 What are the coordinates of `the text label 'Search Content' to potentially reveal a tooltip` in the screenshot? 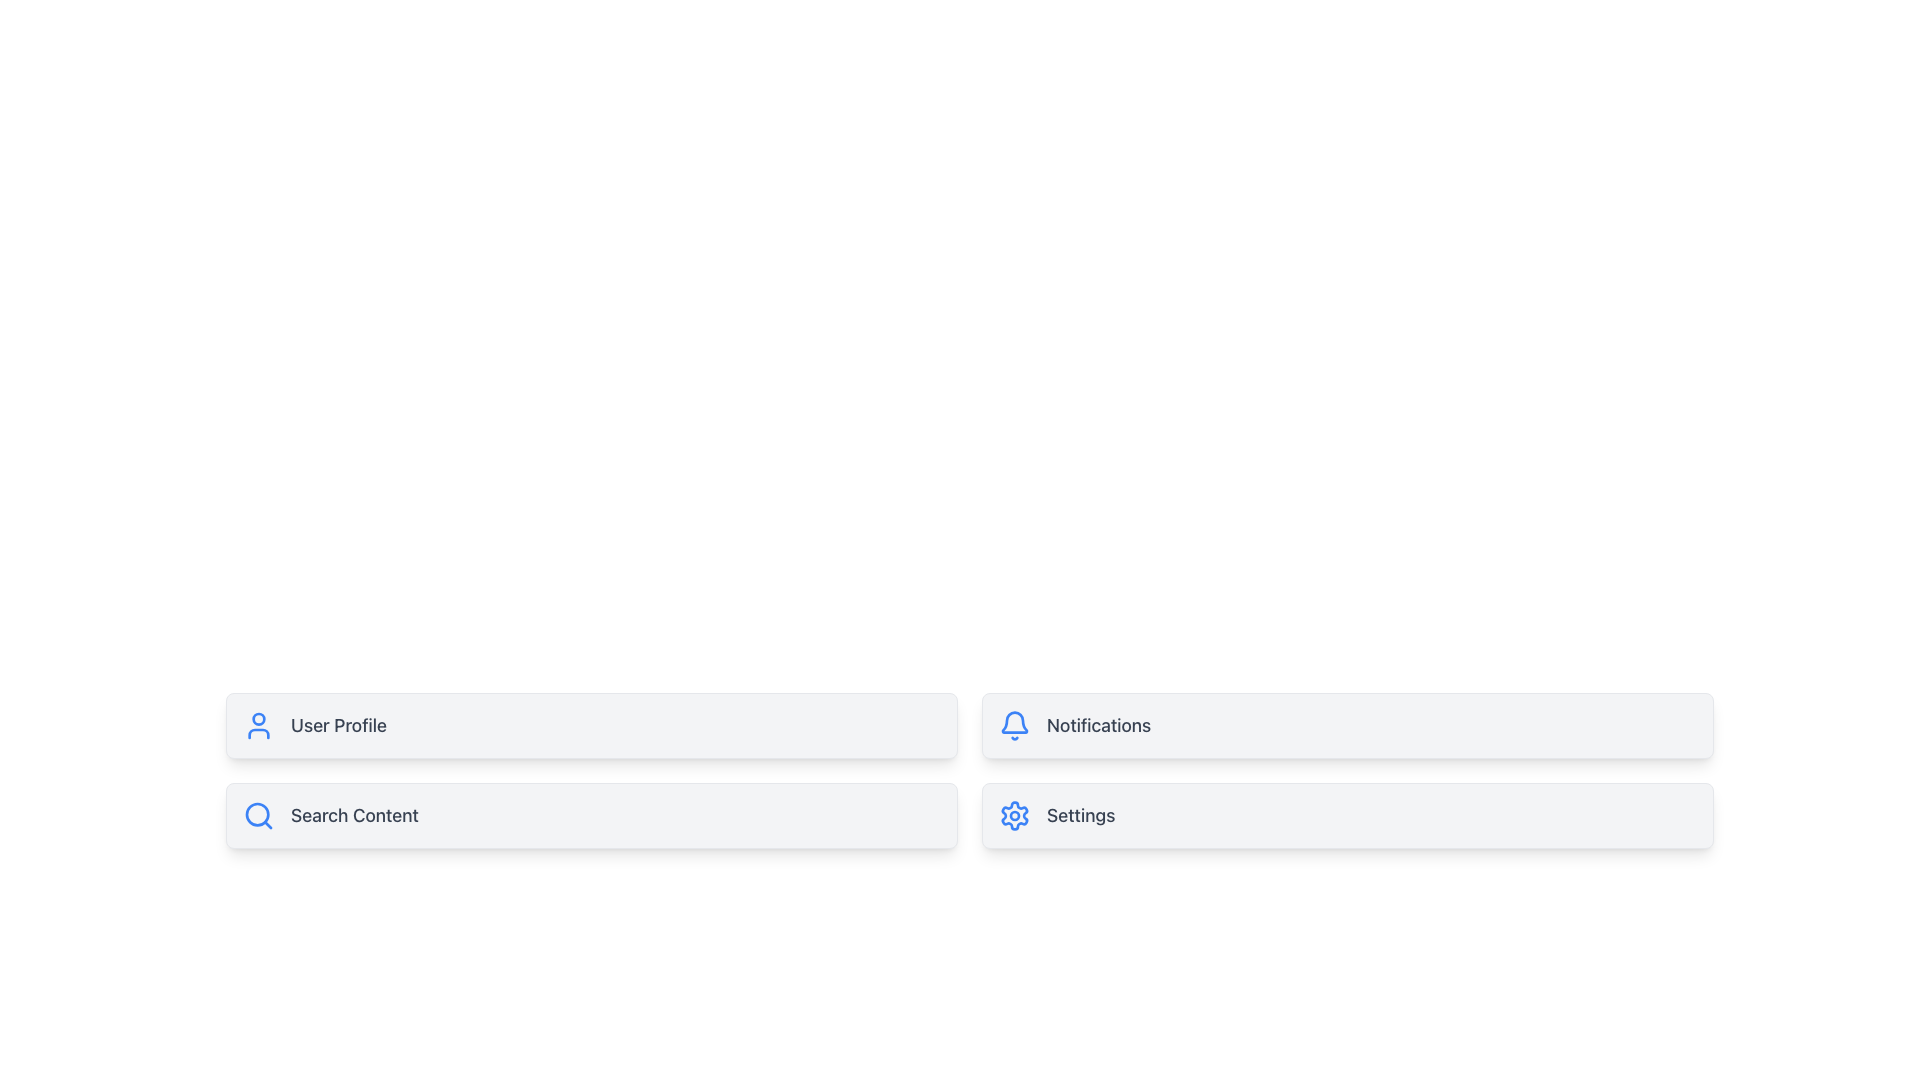 It's located at (355, 816).